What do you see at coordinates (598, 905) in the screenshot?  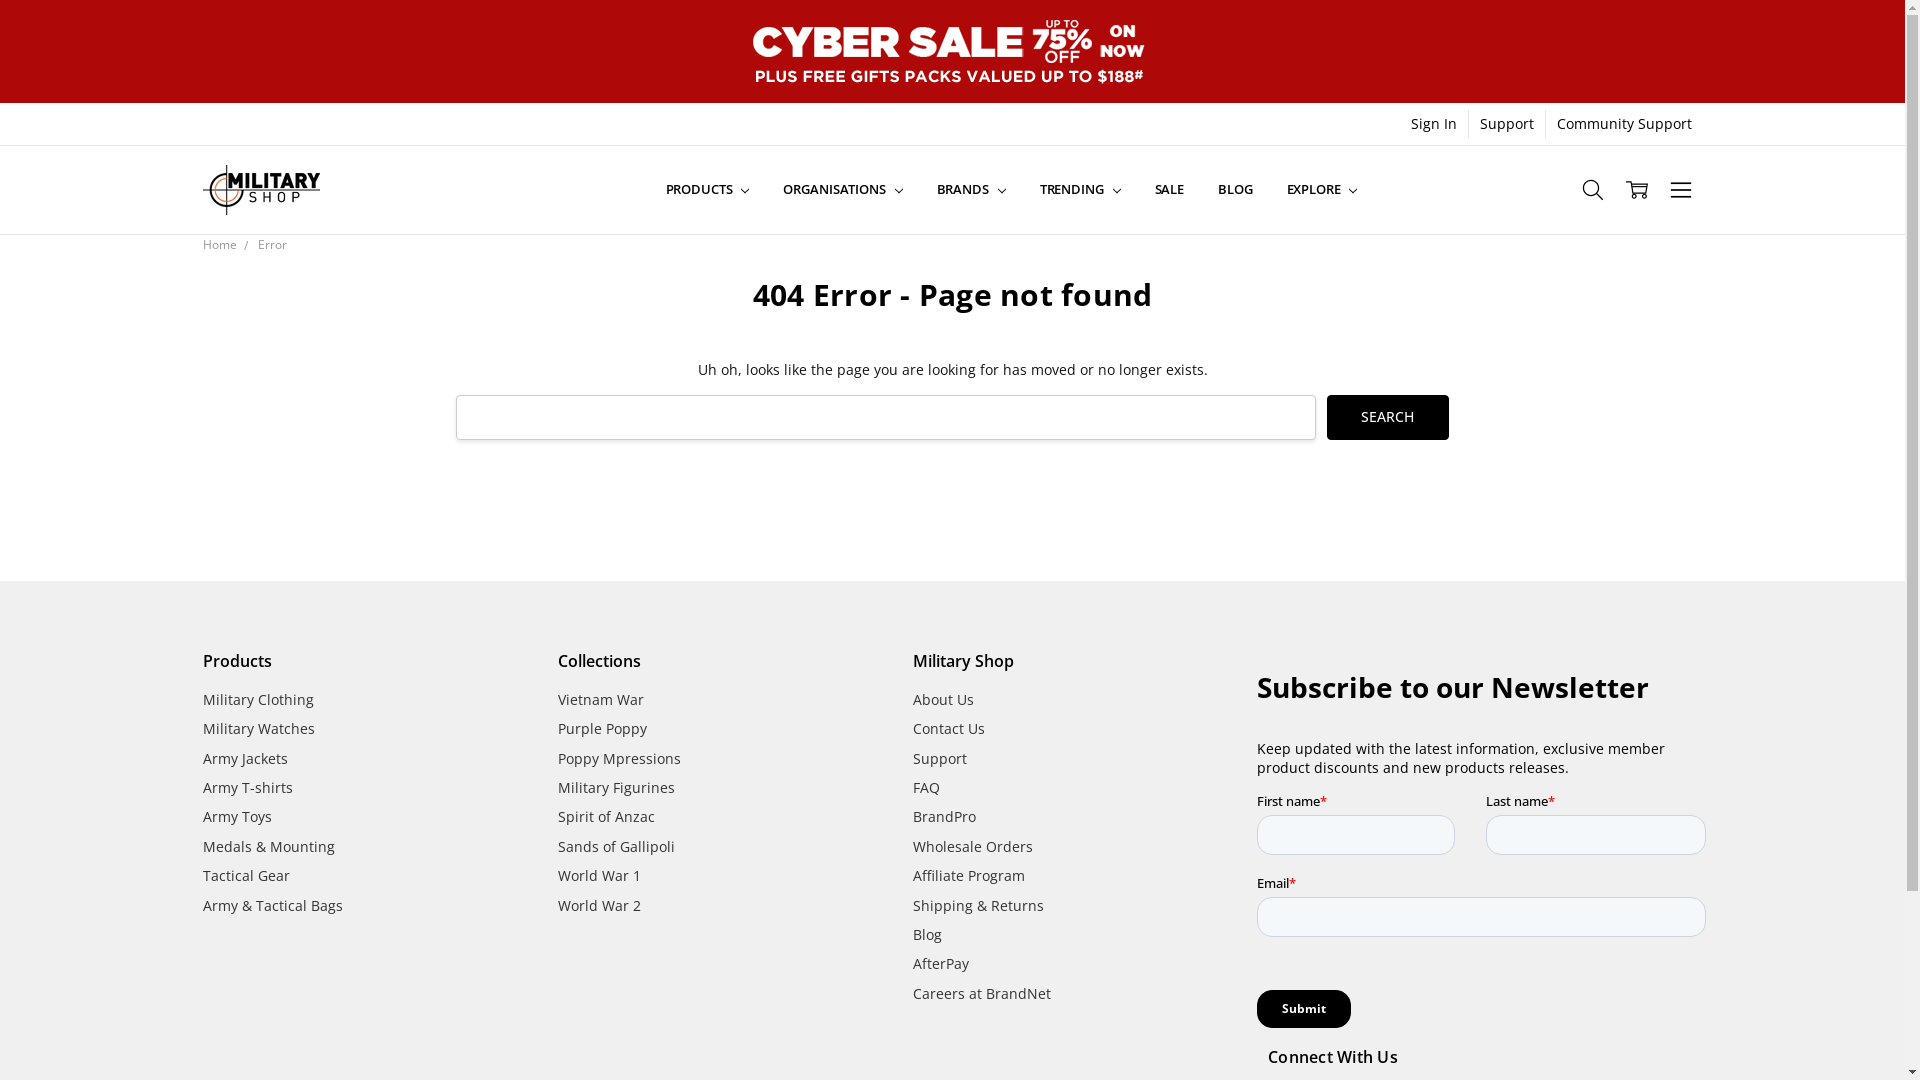 I see `'World War 2'` at bounding box center [598, 905].